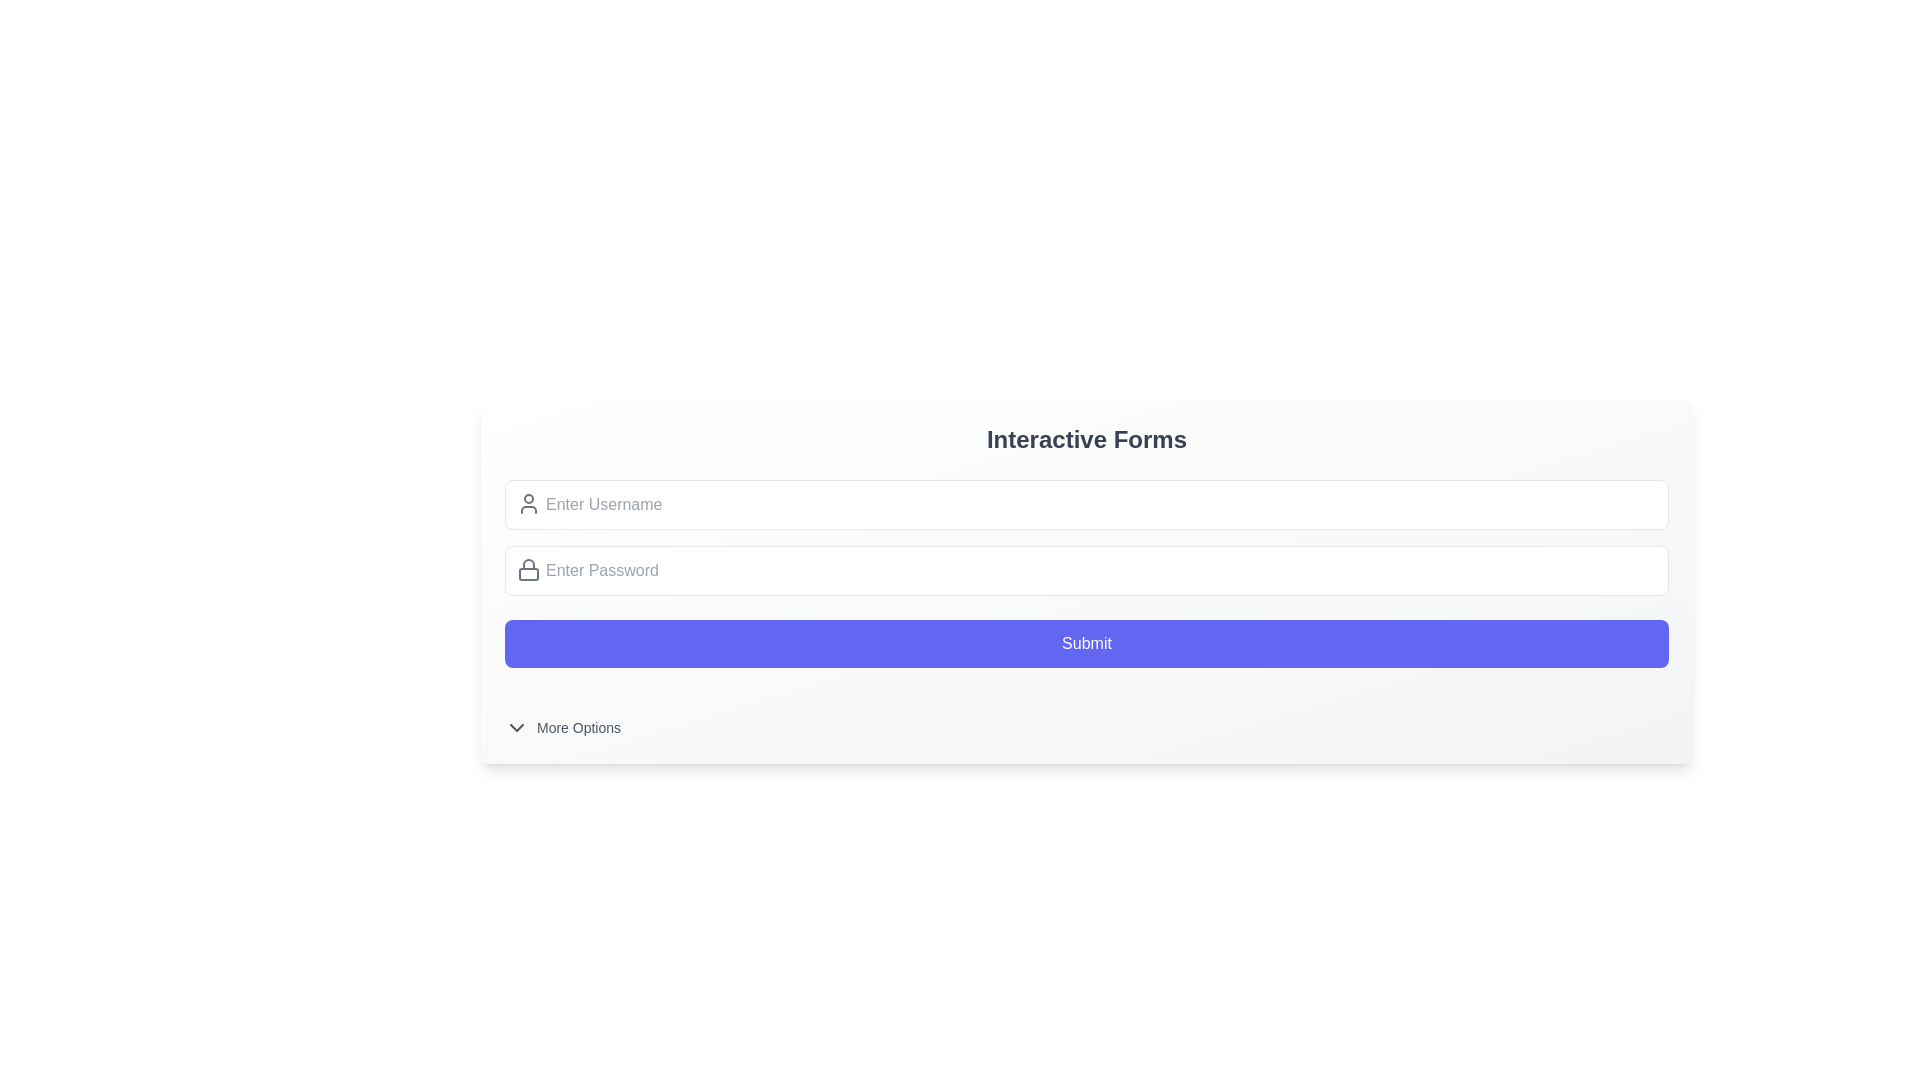 The width and height of the screenshot is (1920, 1080). I want to click on the Expandable Menu Trigger located beneath the 'Submit' button in the 'Interactive Forms' section, so click(1085, 715).